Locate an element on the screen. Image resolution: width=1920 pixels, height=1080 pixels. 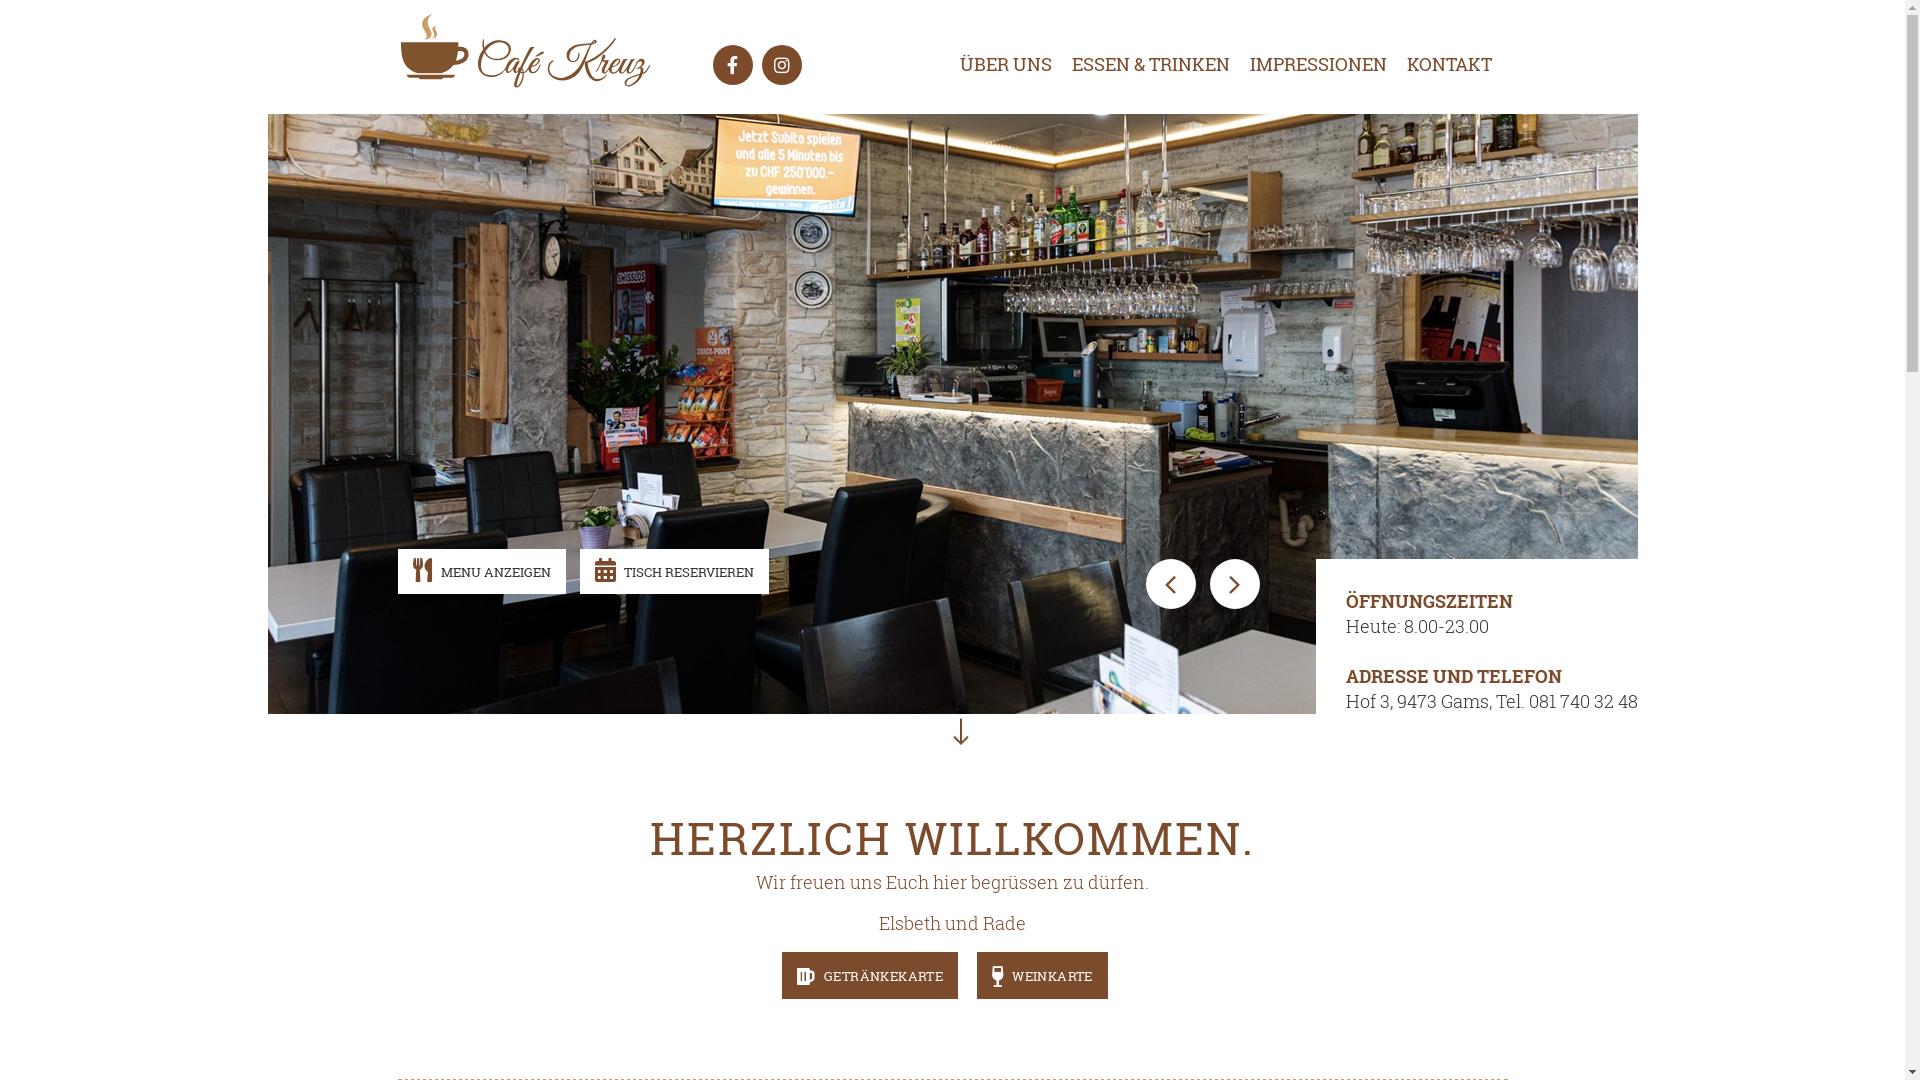
'MENU ANZEIGEN' is located at coordinates (481, 571).